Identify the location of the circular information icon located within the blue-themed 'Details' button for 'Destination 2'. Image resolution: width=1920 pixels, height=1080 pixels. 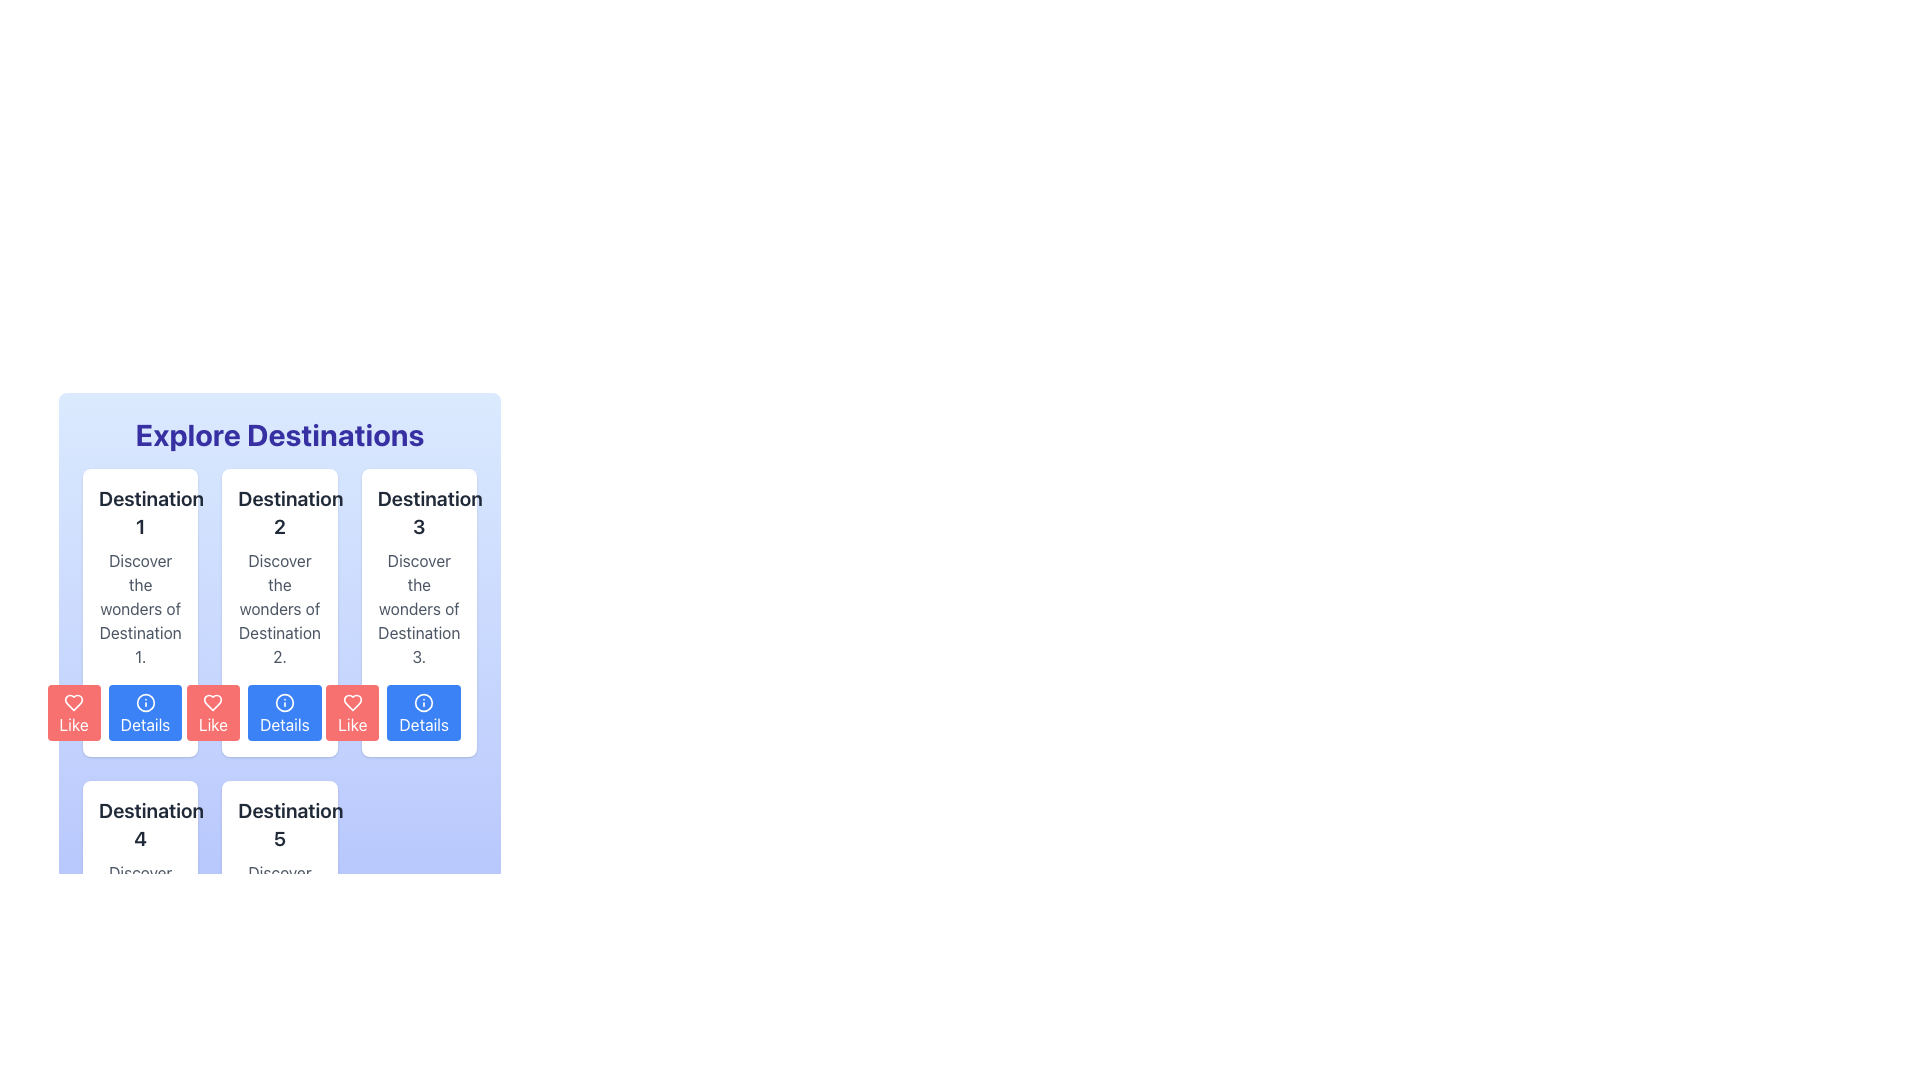
(144, 701).